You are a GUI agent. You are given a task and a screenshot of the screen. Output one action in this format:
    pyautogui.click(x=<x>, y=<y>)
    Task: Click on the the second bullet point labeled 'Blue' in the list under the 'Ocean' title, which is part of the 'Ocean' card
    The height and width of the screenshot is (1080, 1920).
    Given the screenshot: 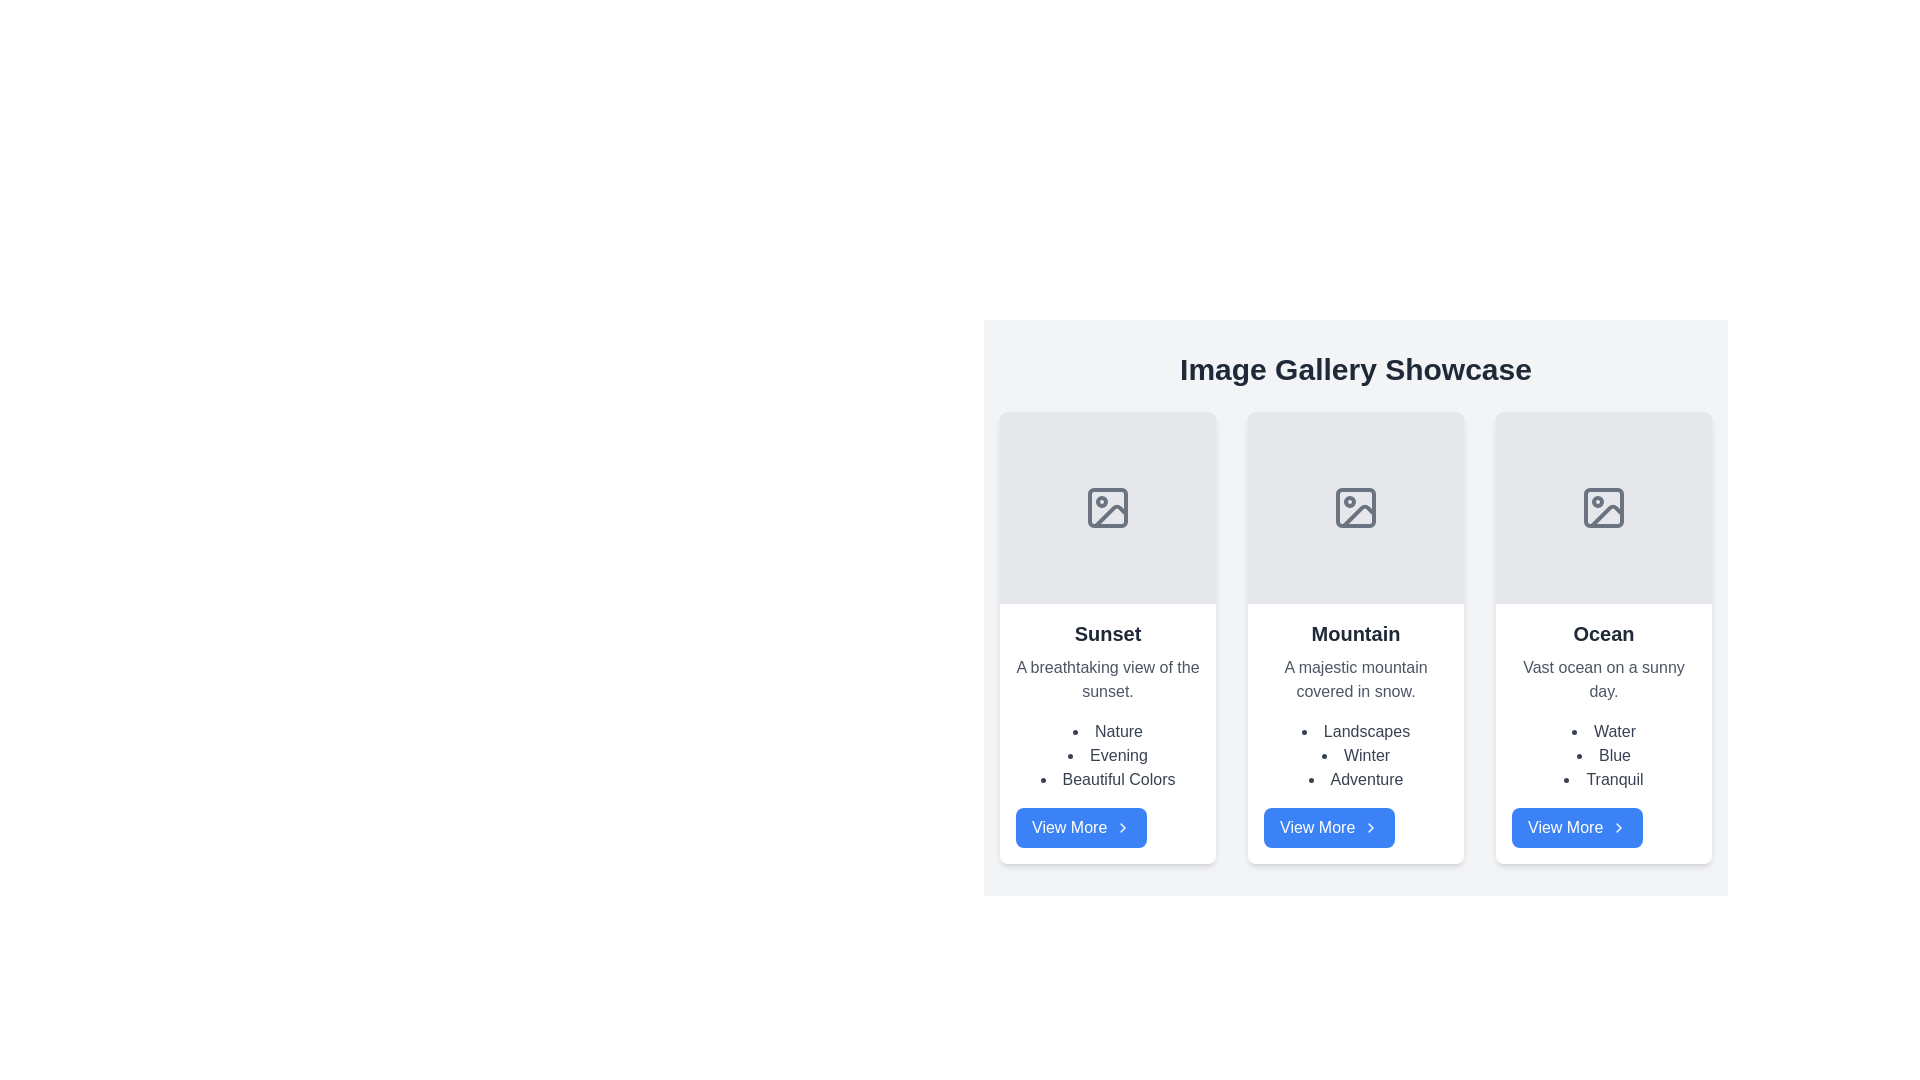 What is the action you would take?
    pyautogui.click(x=1603, y=756)
    